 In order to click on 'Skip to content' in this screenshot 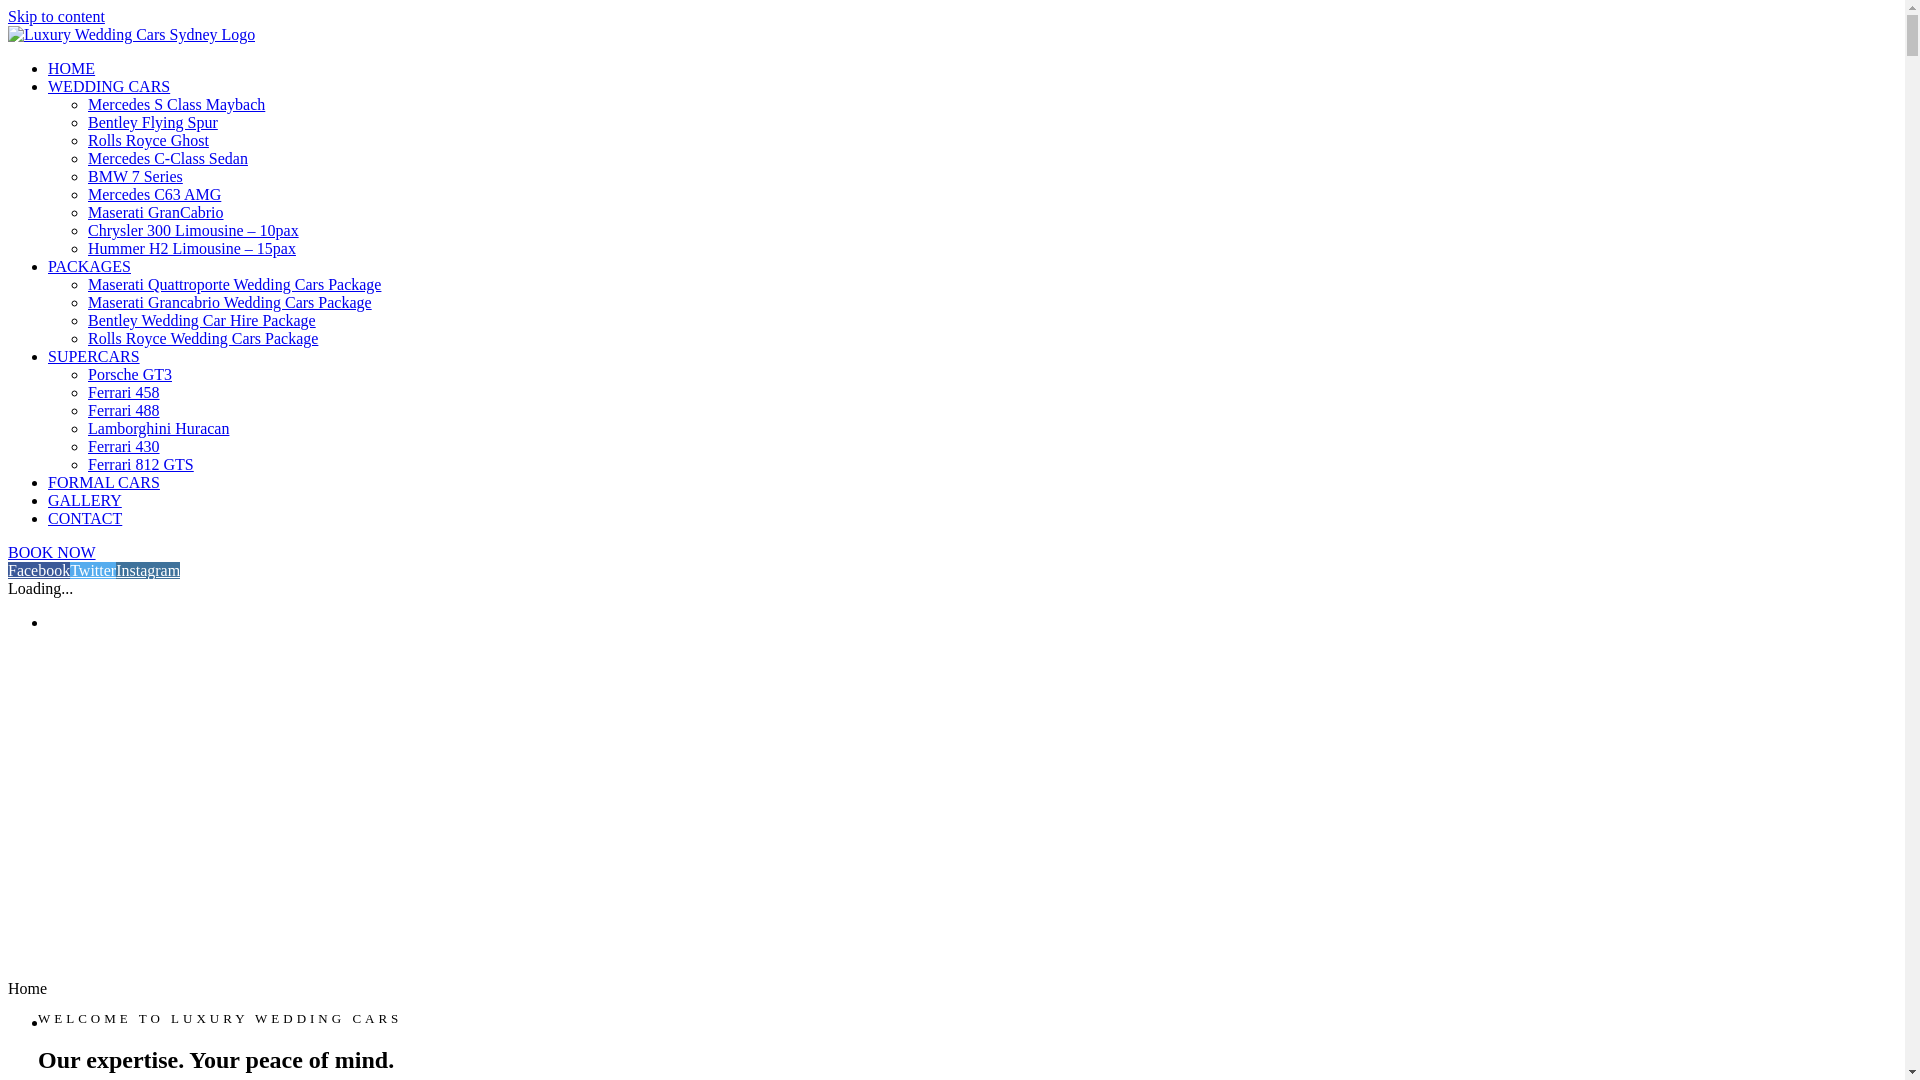, I will do `click(56, 16)`.